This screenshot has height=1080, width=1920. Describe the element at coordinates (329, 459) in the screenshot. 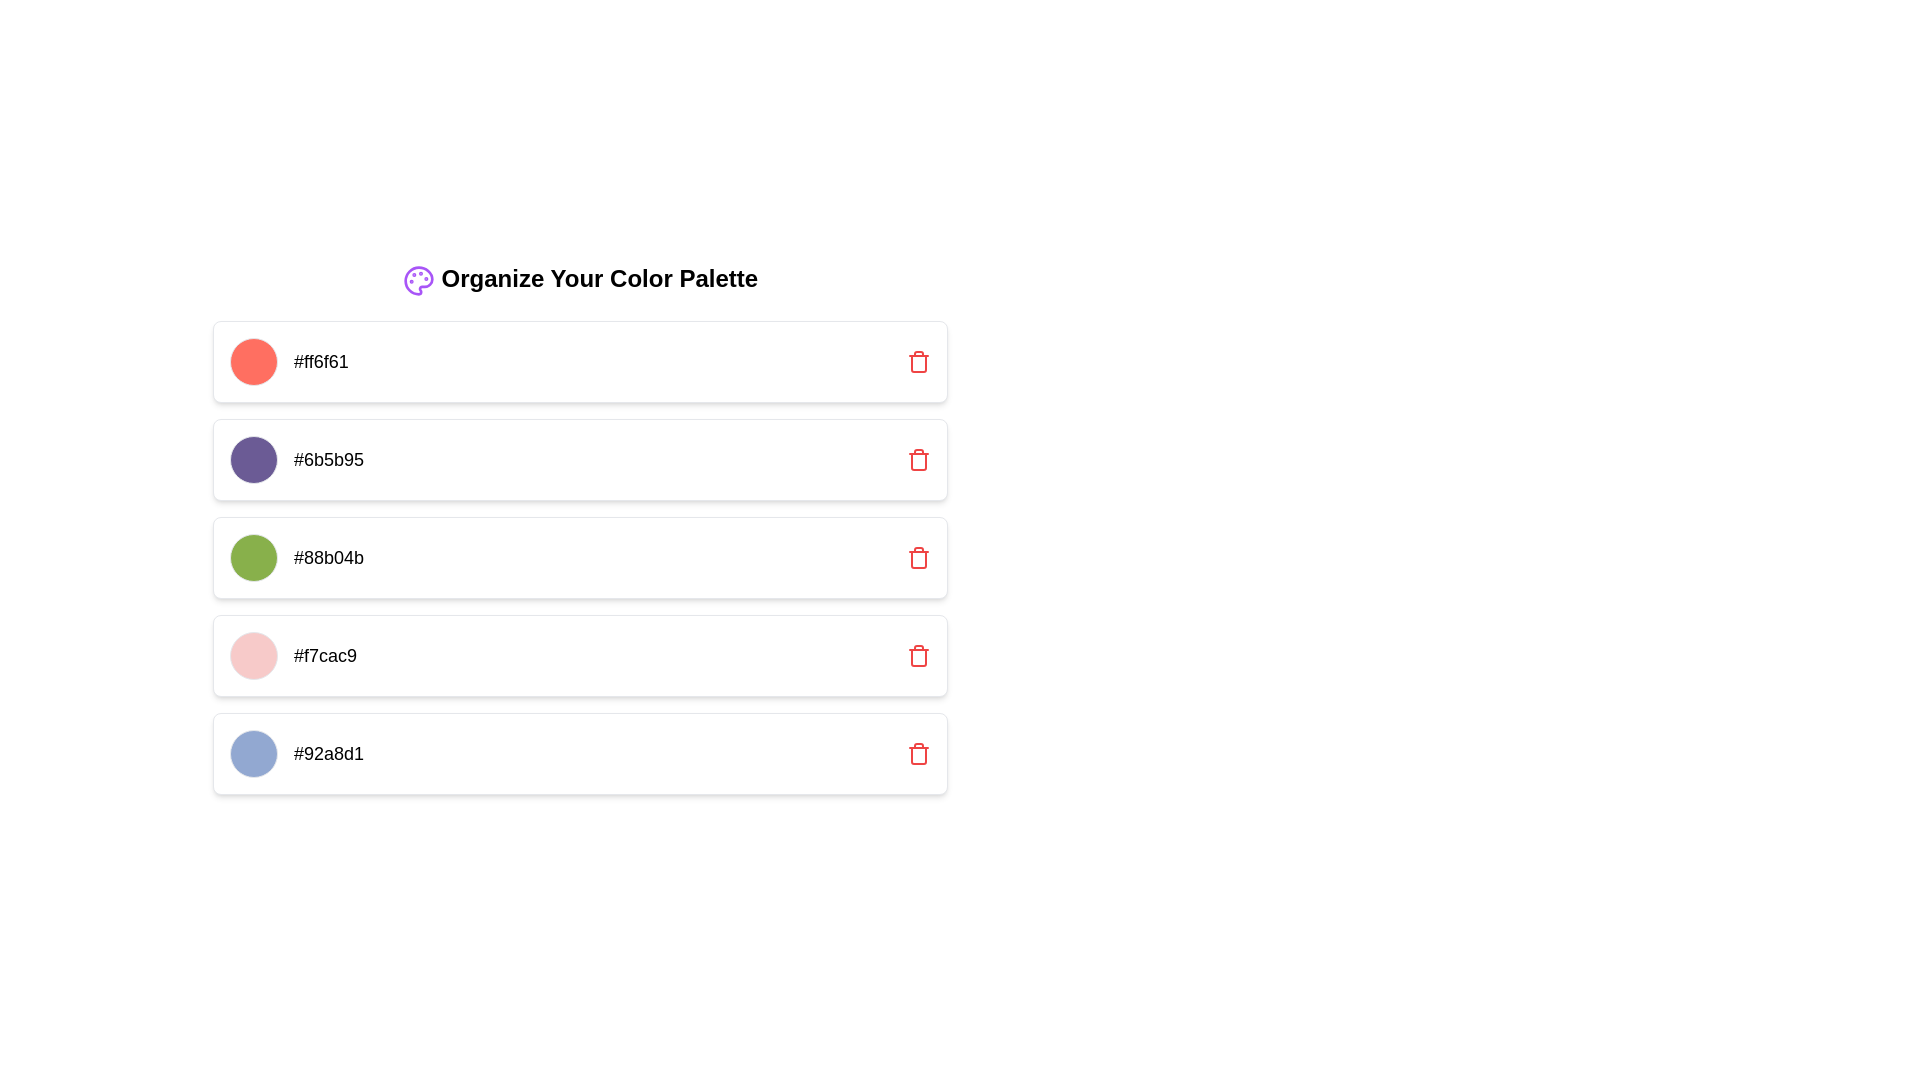

I see `the text display element that shows the hexadecimal color value associated with the purple circular color preview in the second item of the list under 'Organize Your Color Palette'` at that location.